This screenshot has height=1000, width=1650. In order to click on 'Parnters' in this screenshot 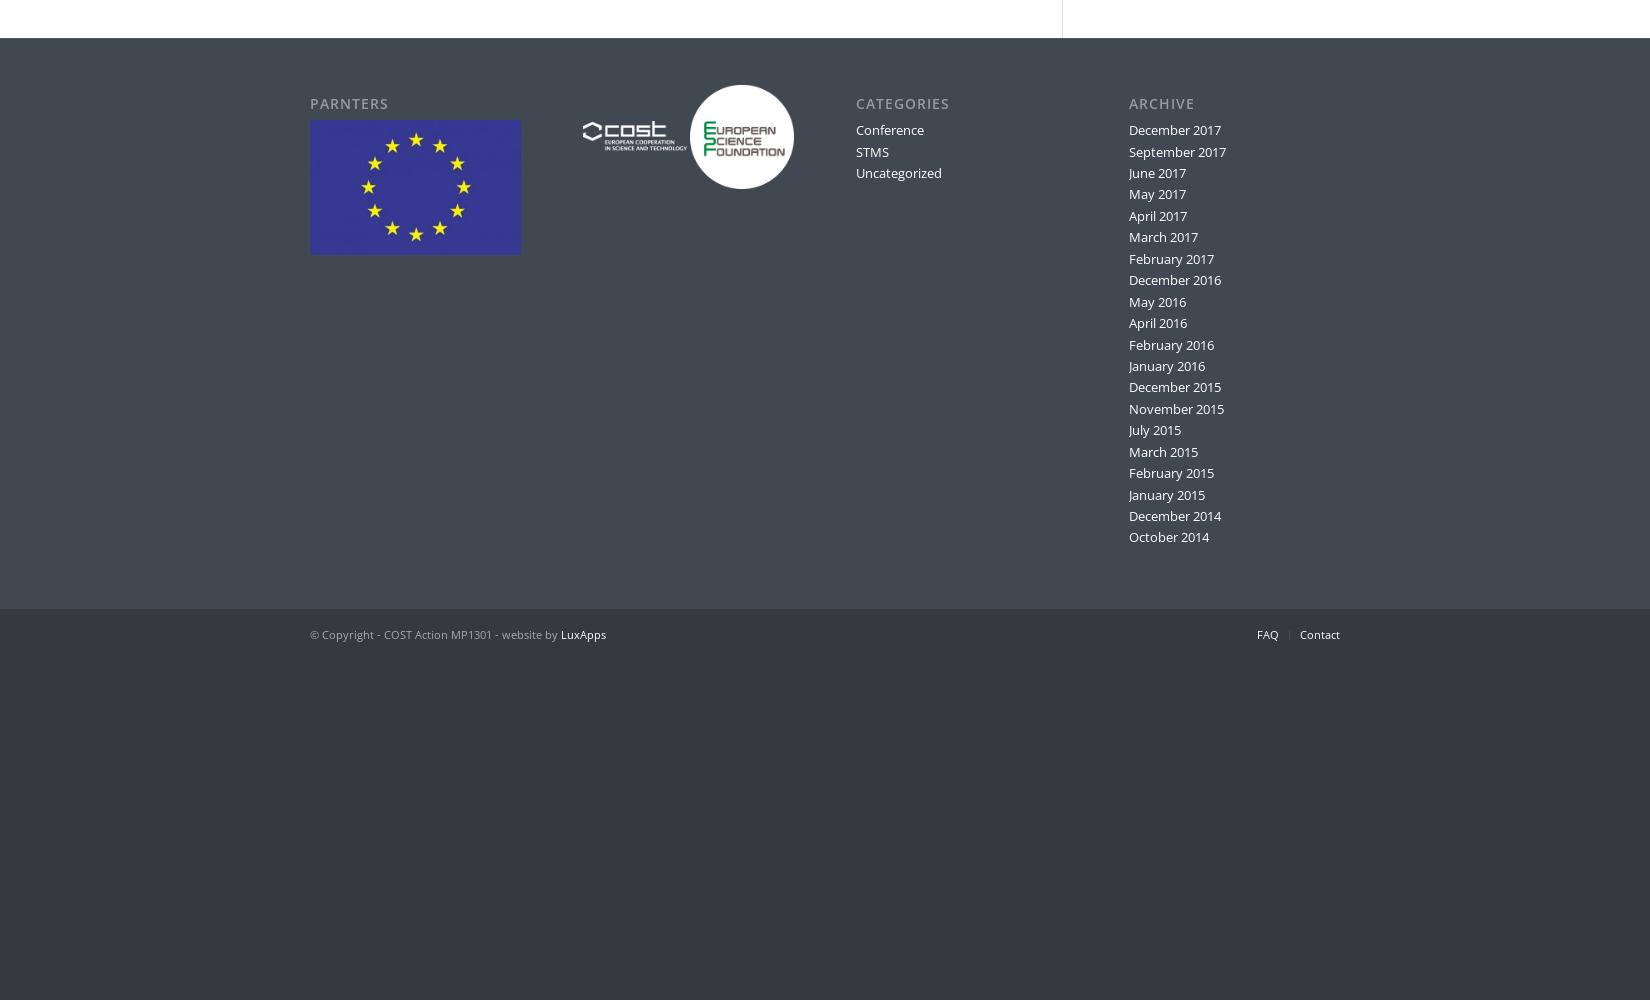, I will do `click(349, 102)`.